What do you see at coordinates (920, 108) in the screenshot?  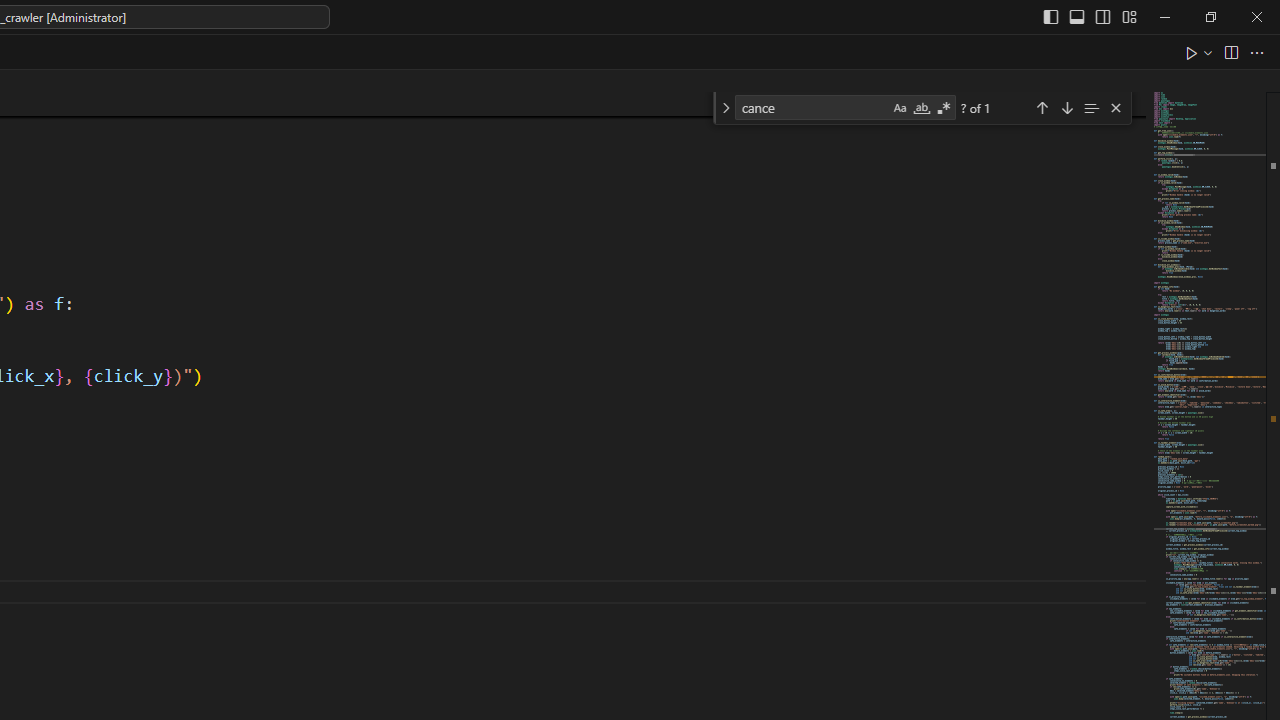 I see `'Match Whole Word (Alt+W)'` at bounding box center [920, 108].